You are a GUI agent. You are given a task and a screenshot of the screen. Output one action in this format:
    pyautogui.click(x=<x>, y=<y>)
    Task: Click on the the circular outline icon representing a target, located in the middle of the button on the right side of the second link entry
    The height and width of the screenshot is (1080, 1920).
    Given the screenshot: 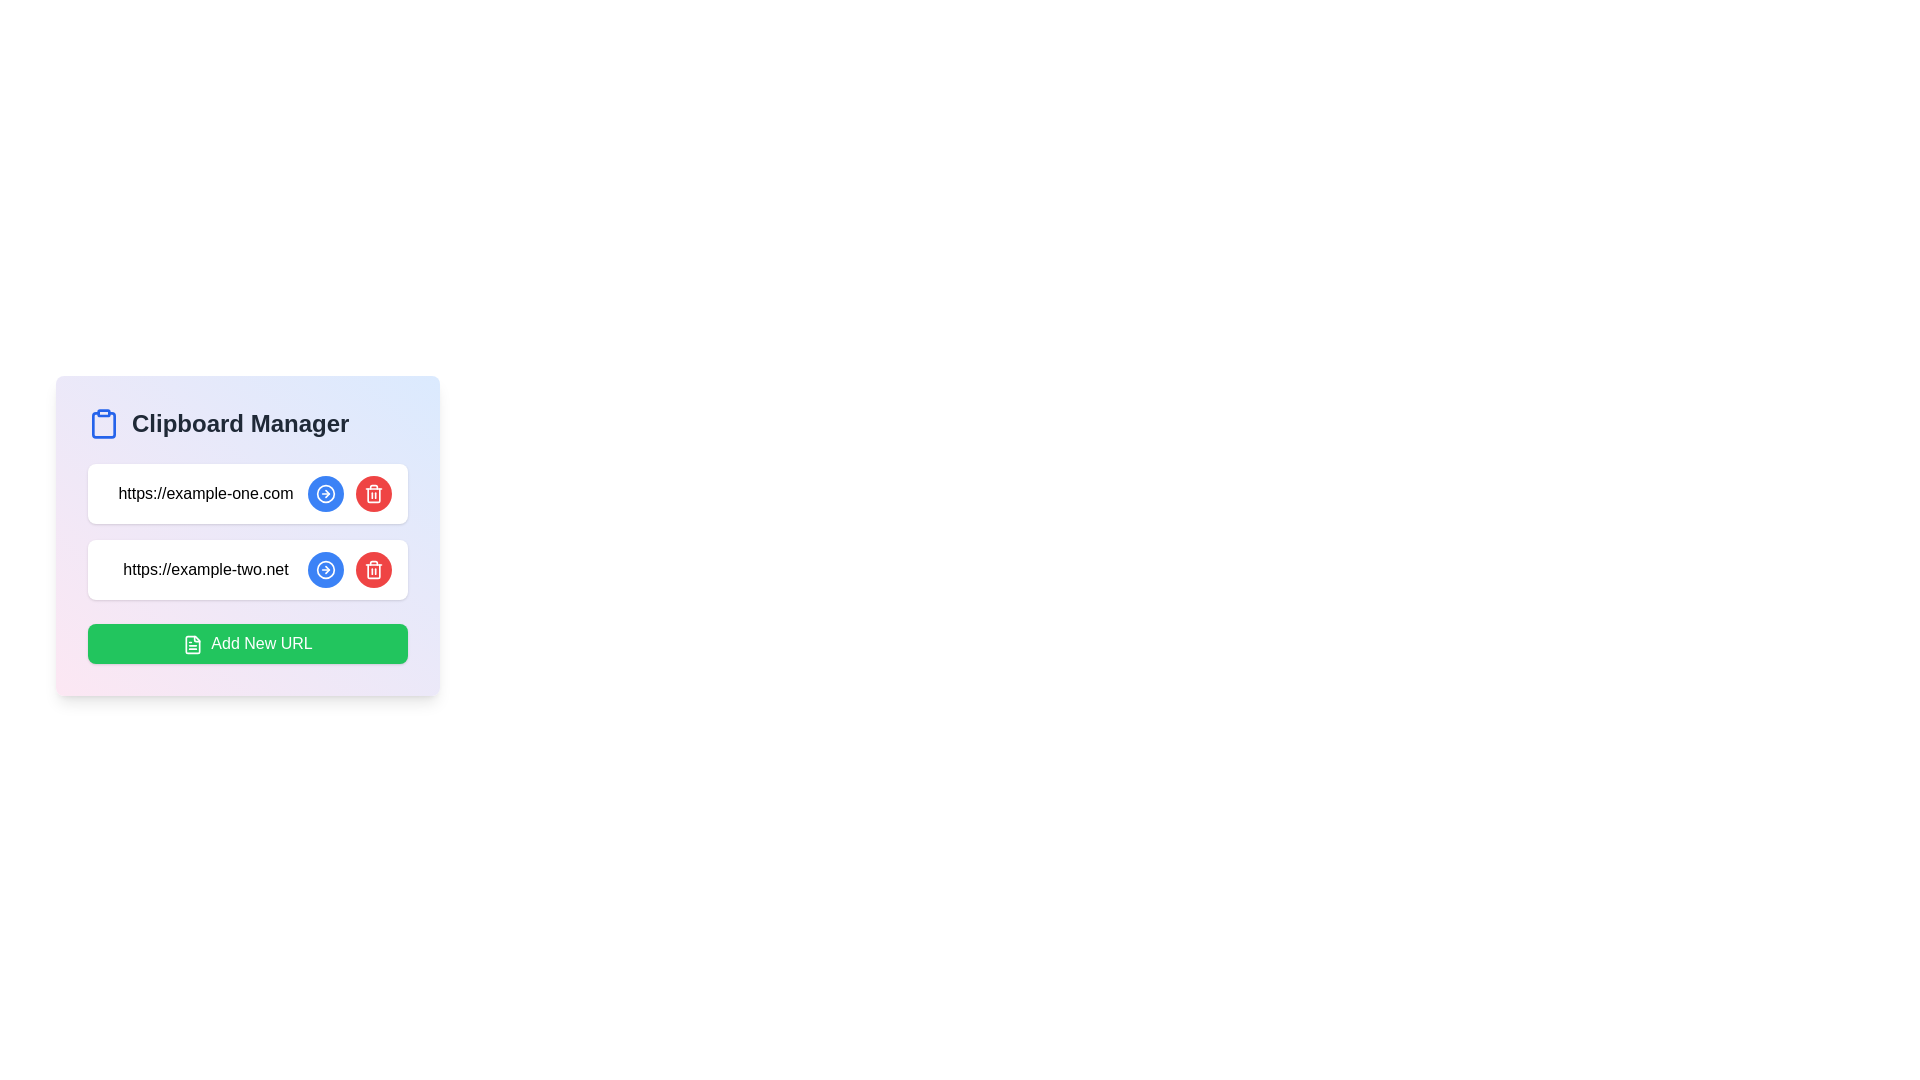 What is the action you would take?
    pyautogui.click(x=326, y=570)
    